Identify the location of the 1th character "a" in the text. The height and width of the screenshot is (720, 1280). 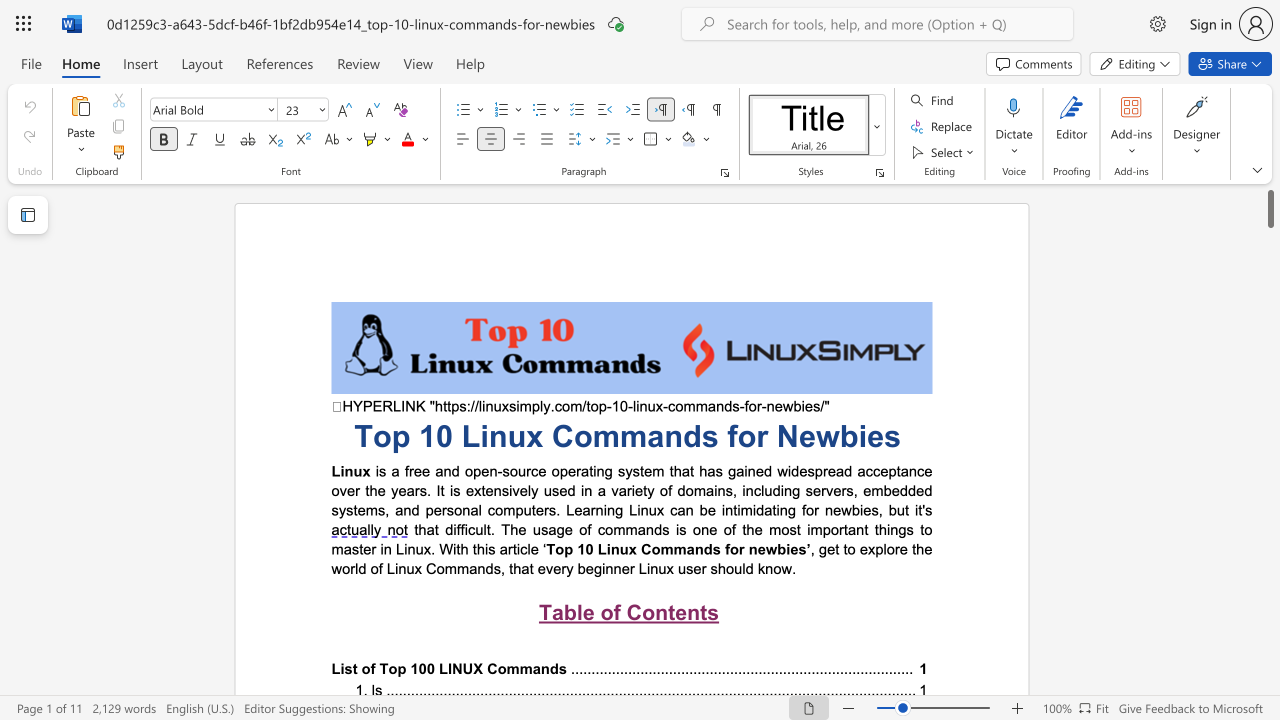
(472, 568).